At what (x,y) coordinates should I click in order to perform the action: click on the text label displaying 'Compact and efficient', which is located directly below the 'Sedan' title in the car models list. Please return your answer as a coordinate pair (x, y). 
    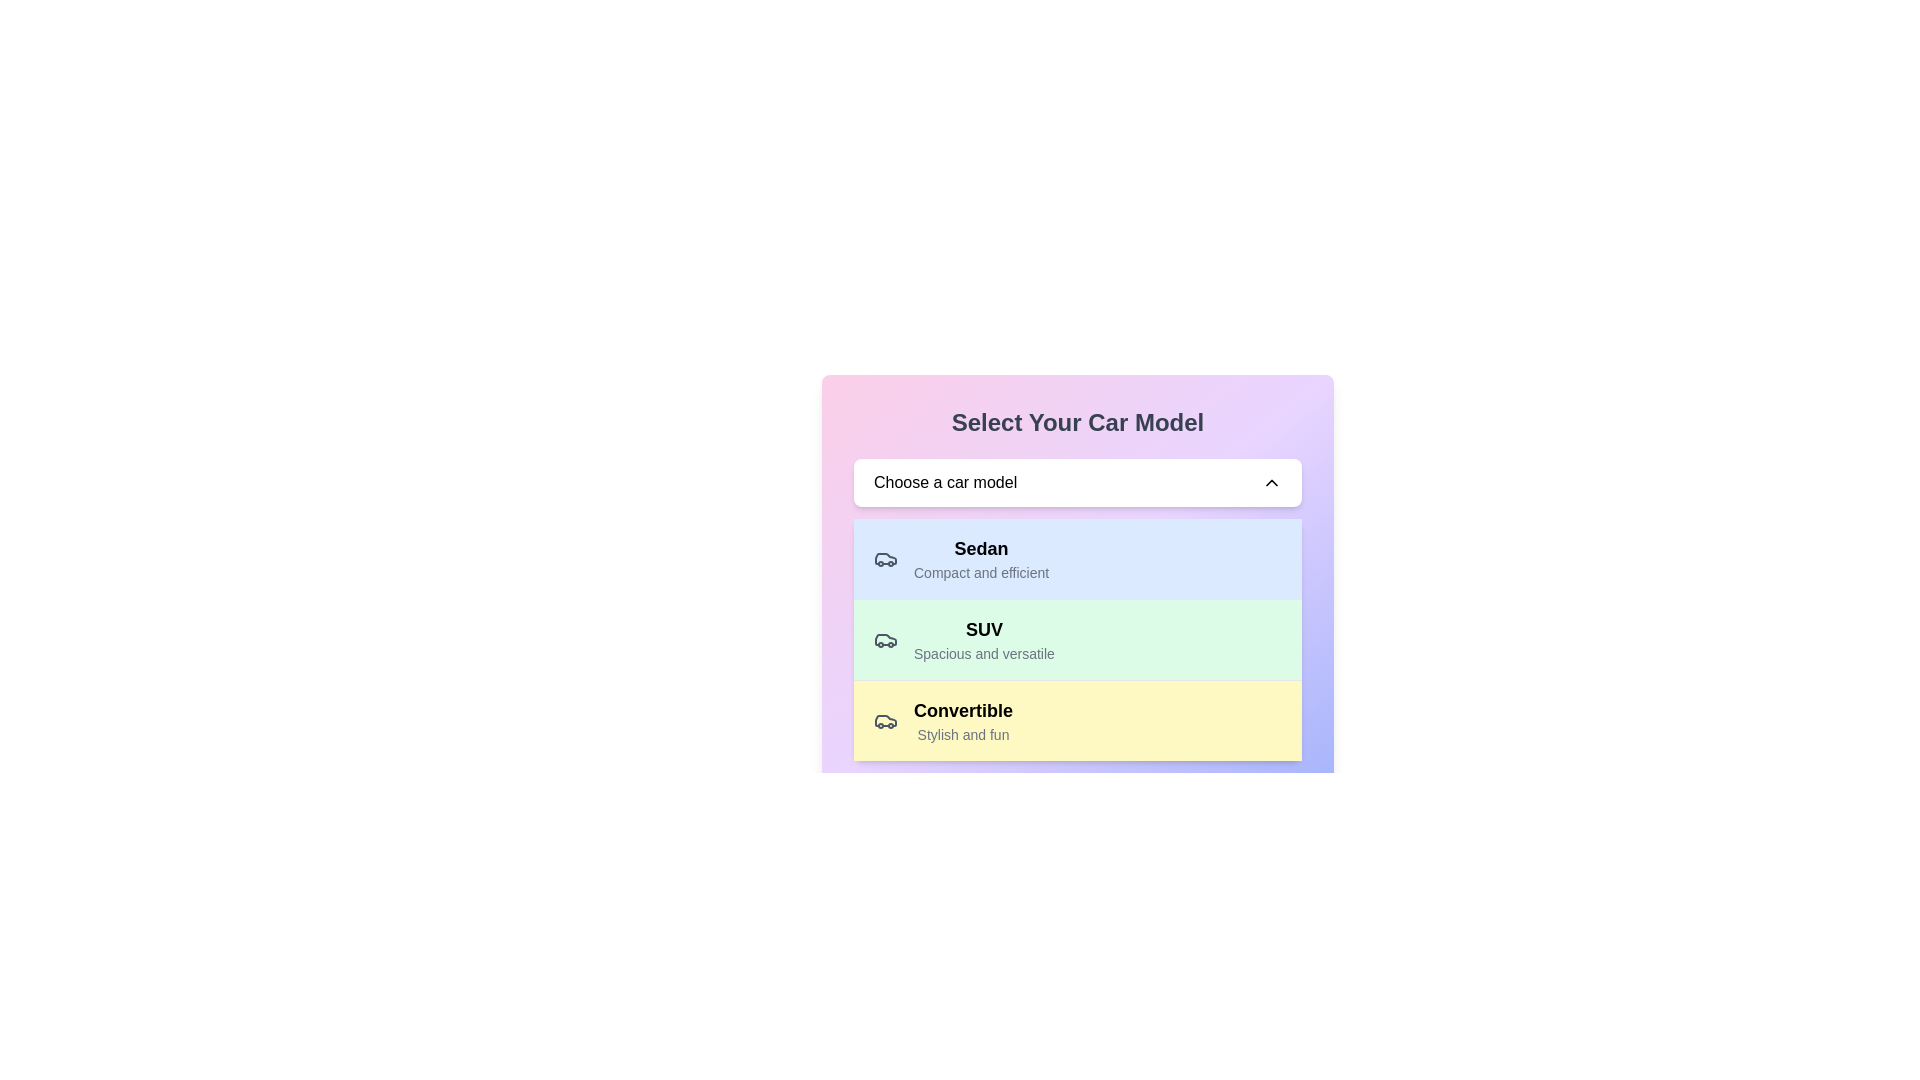
    Looking at the image, I should click on (981, 573).